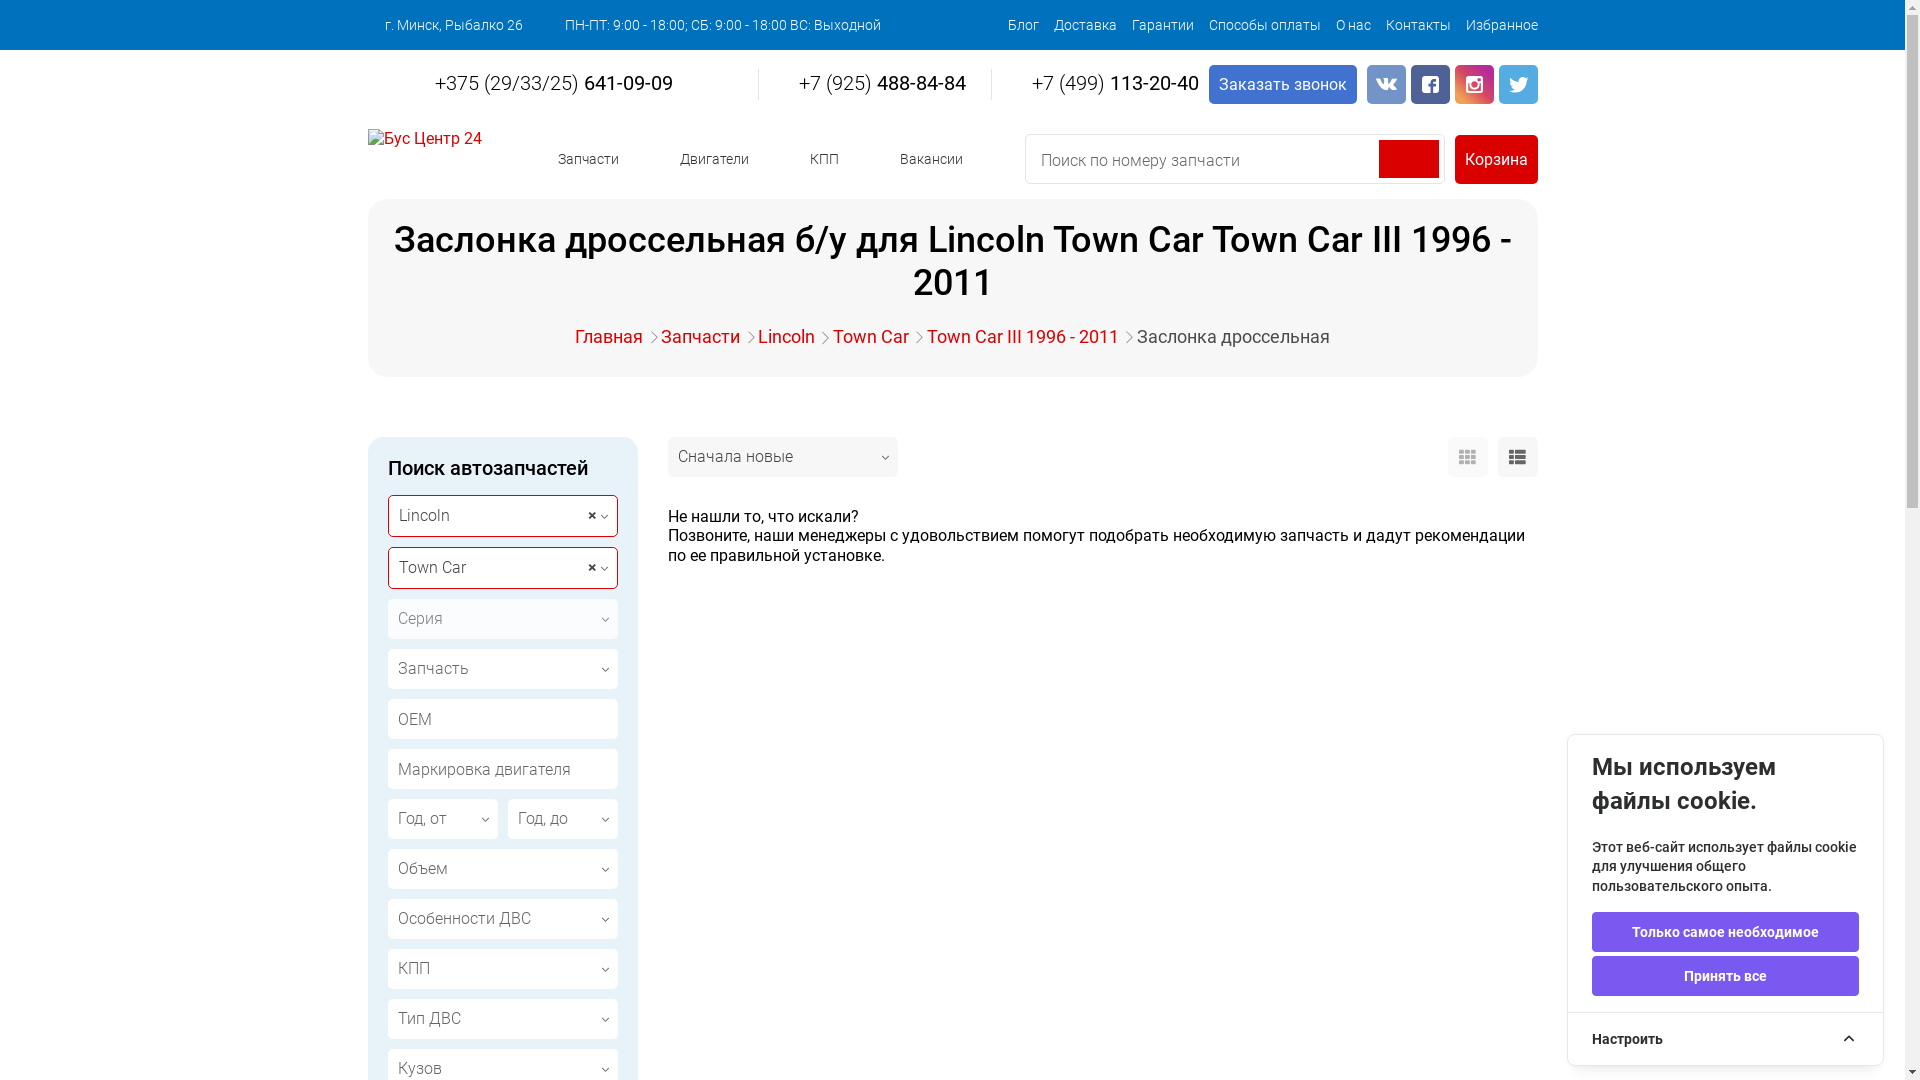 This screenshot has width=1920, height=1080. Describe the element at coordinates (541, 82) in the screenshot. I see `'+375 (29/33/25) 641-09-09'` at that location.